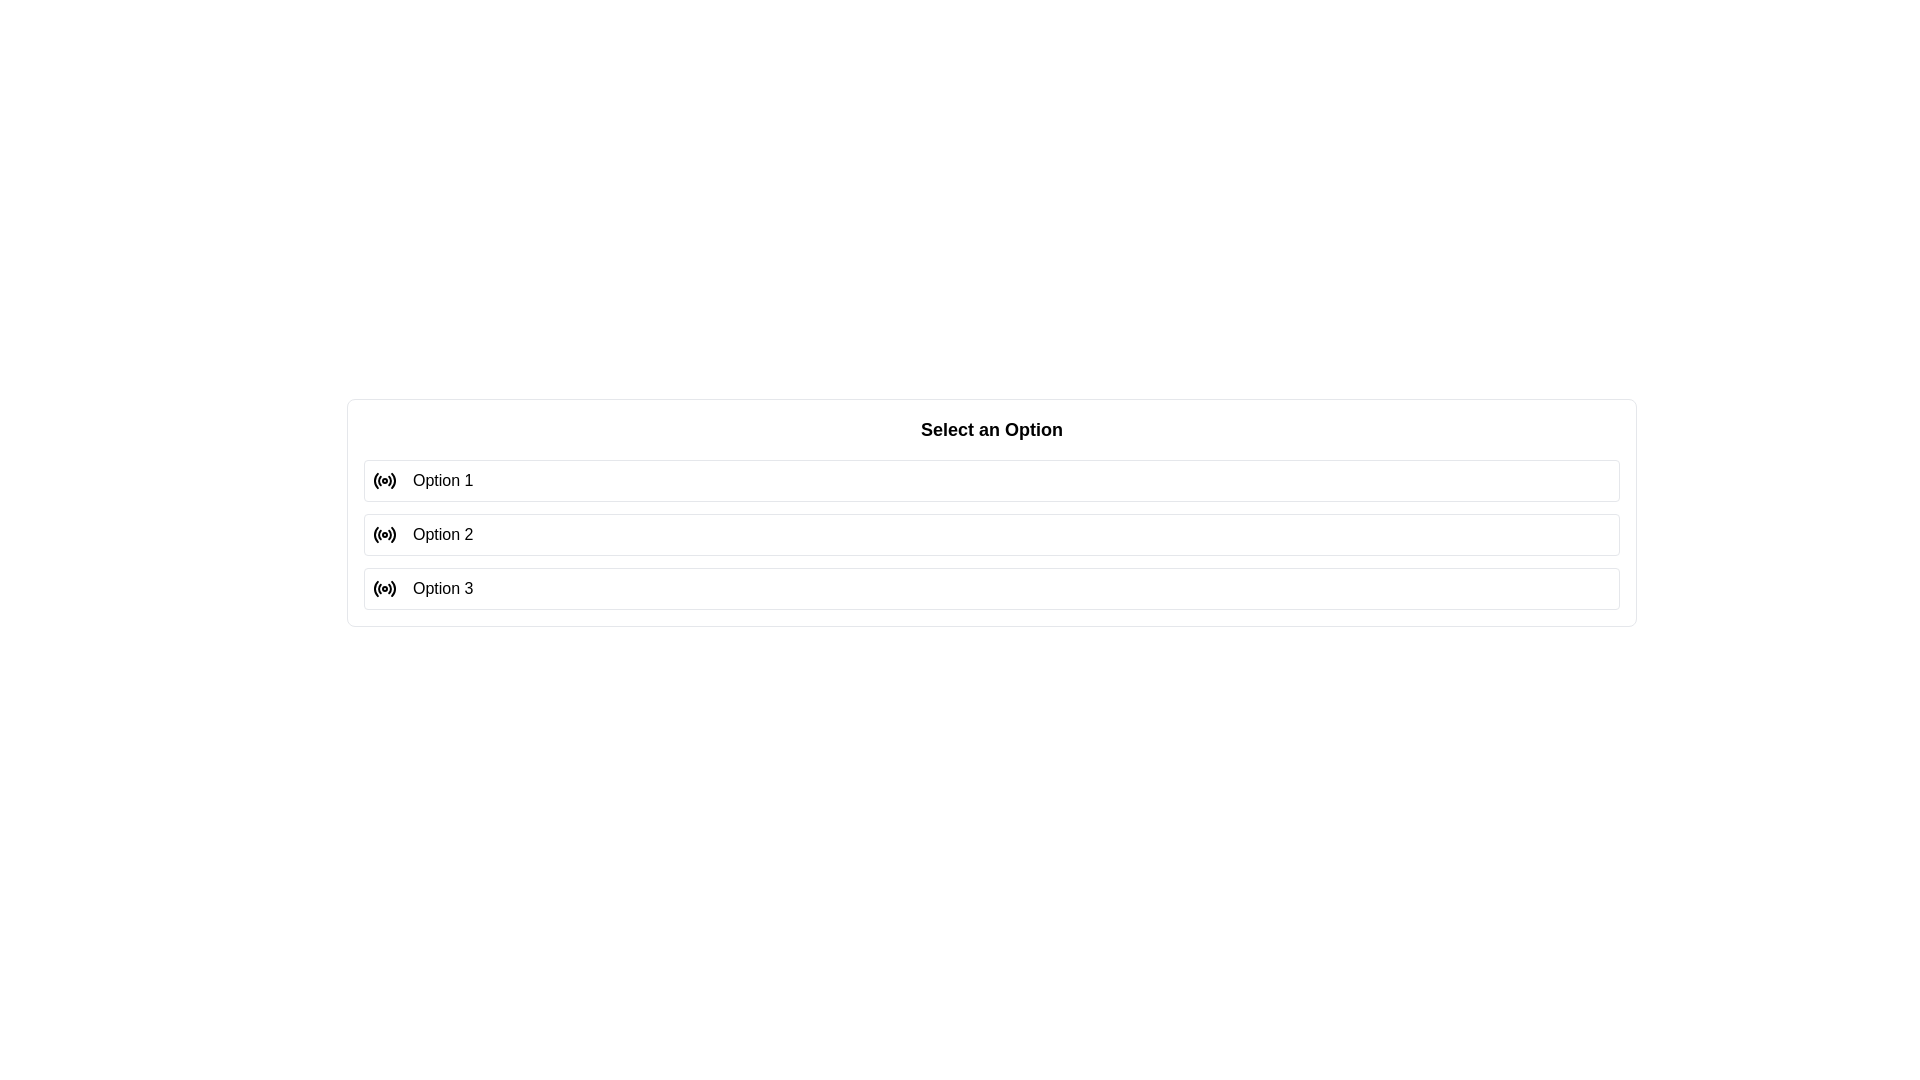  I want to click on the selectable option labeled 'Option 3' with a radio button indicator, so click(992, 588).